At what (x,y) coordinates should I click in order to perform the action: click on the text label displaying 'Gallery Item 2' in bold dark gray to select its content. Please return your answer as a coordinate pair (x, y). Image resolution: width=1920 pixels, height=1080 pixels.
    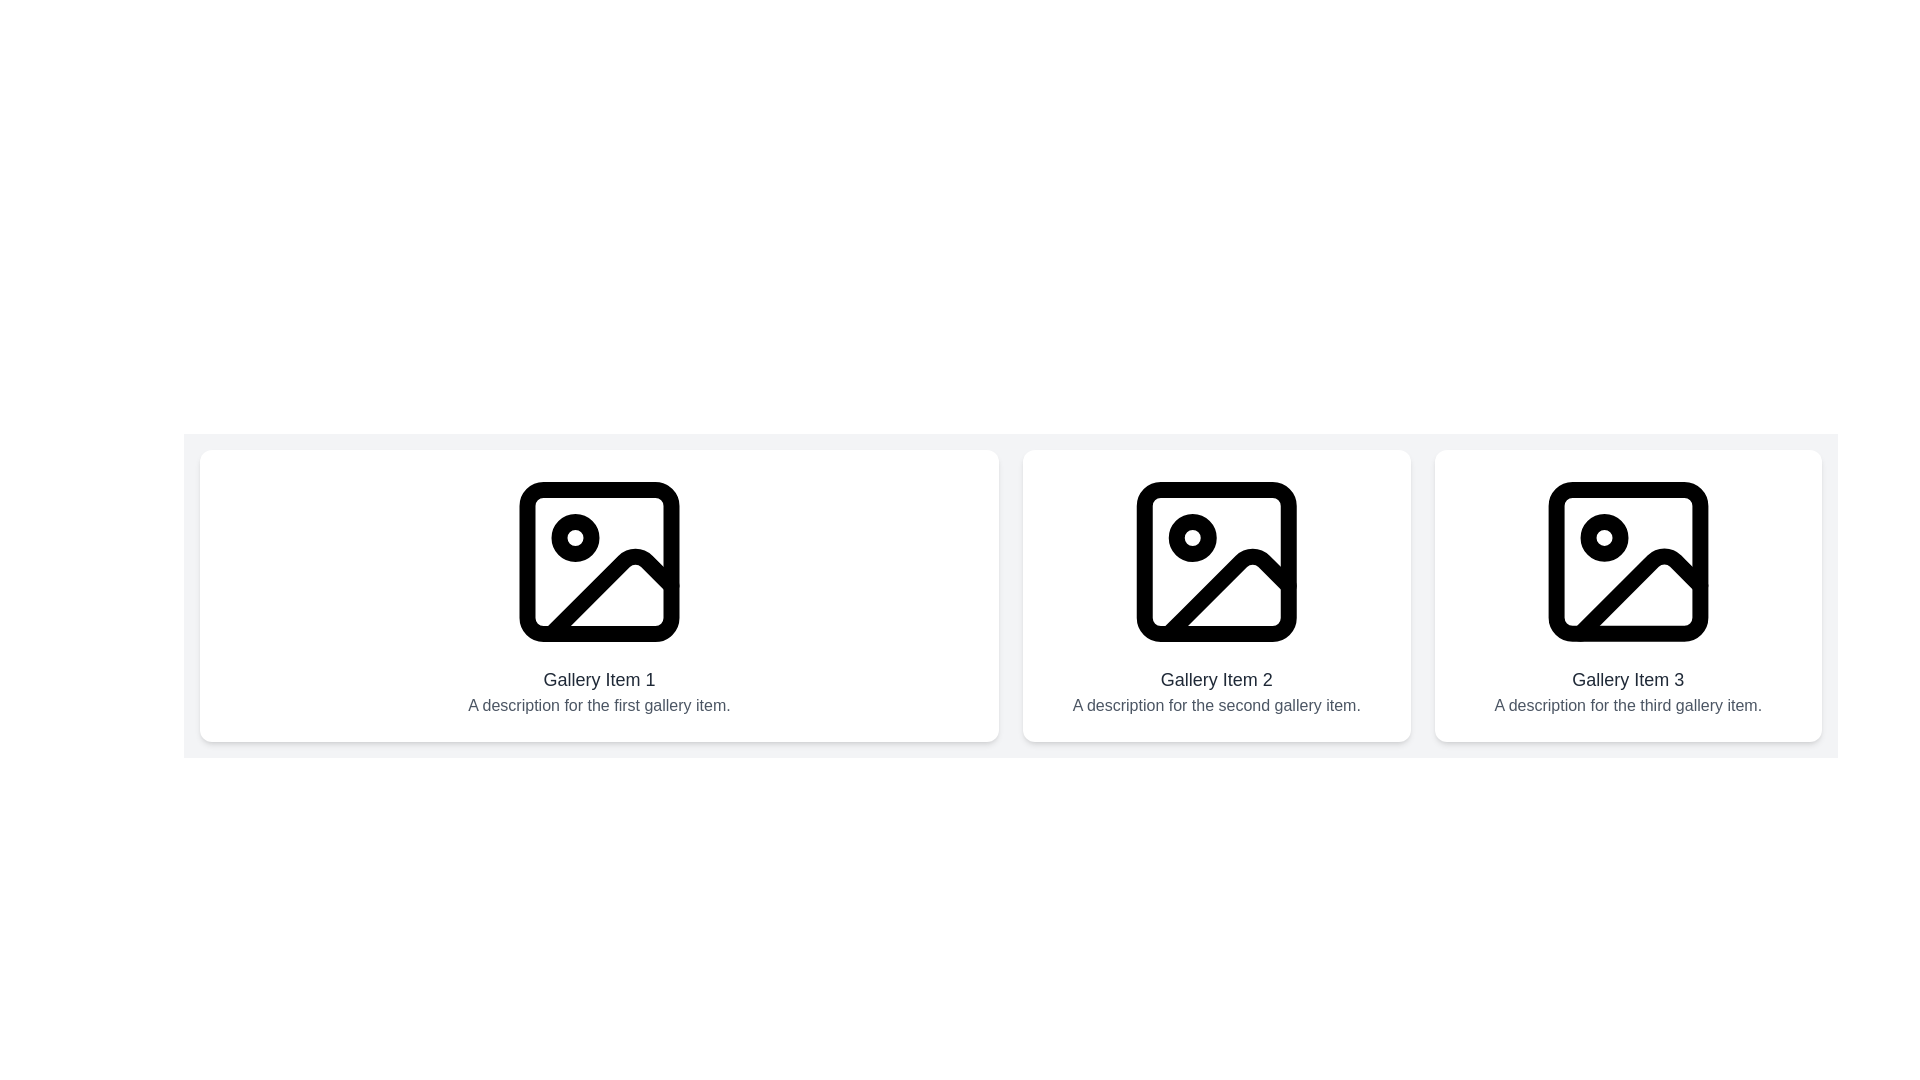
    Looking at the image, I should click on (1215, 678).